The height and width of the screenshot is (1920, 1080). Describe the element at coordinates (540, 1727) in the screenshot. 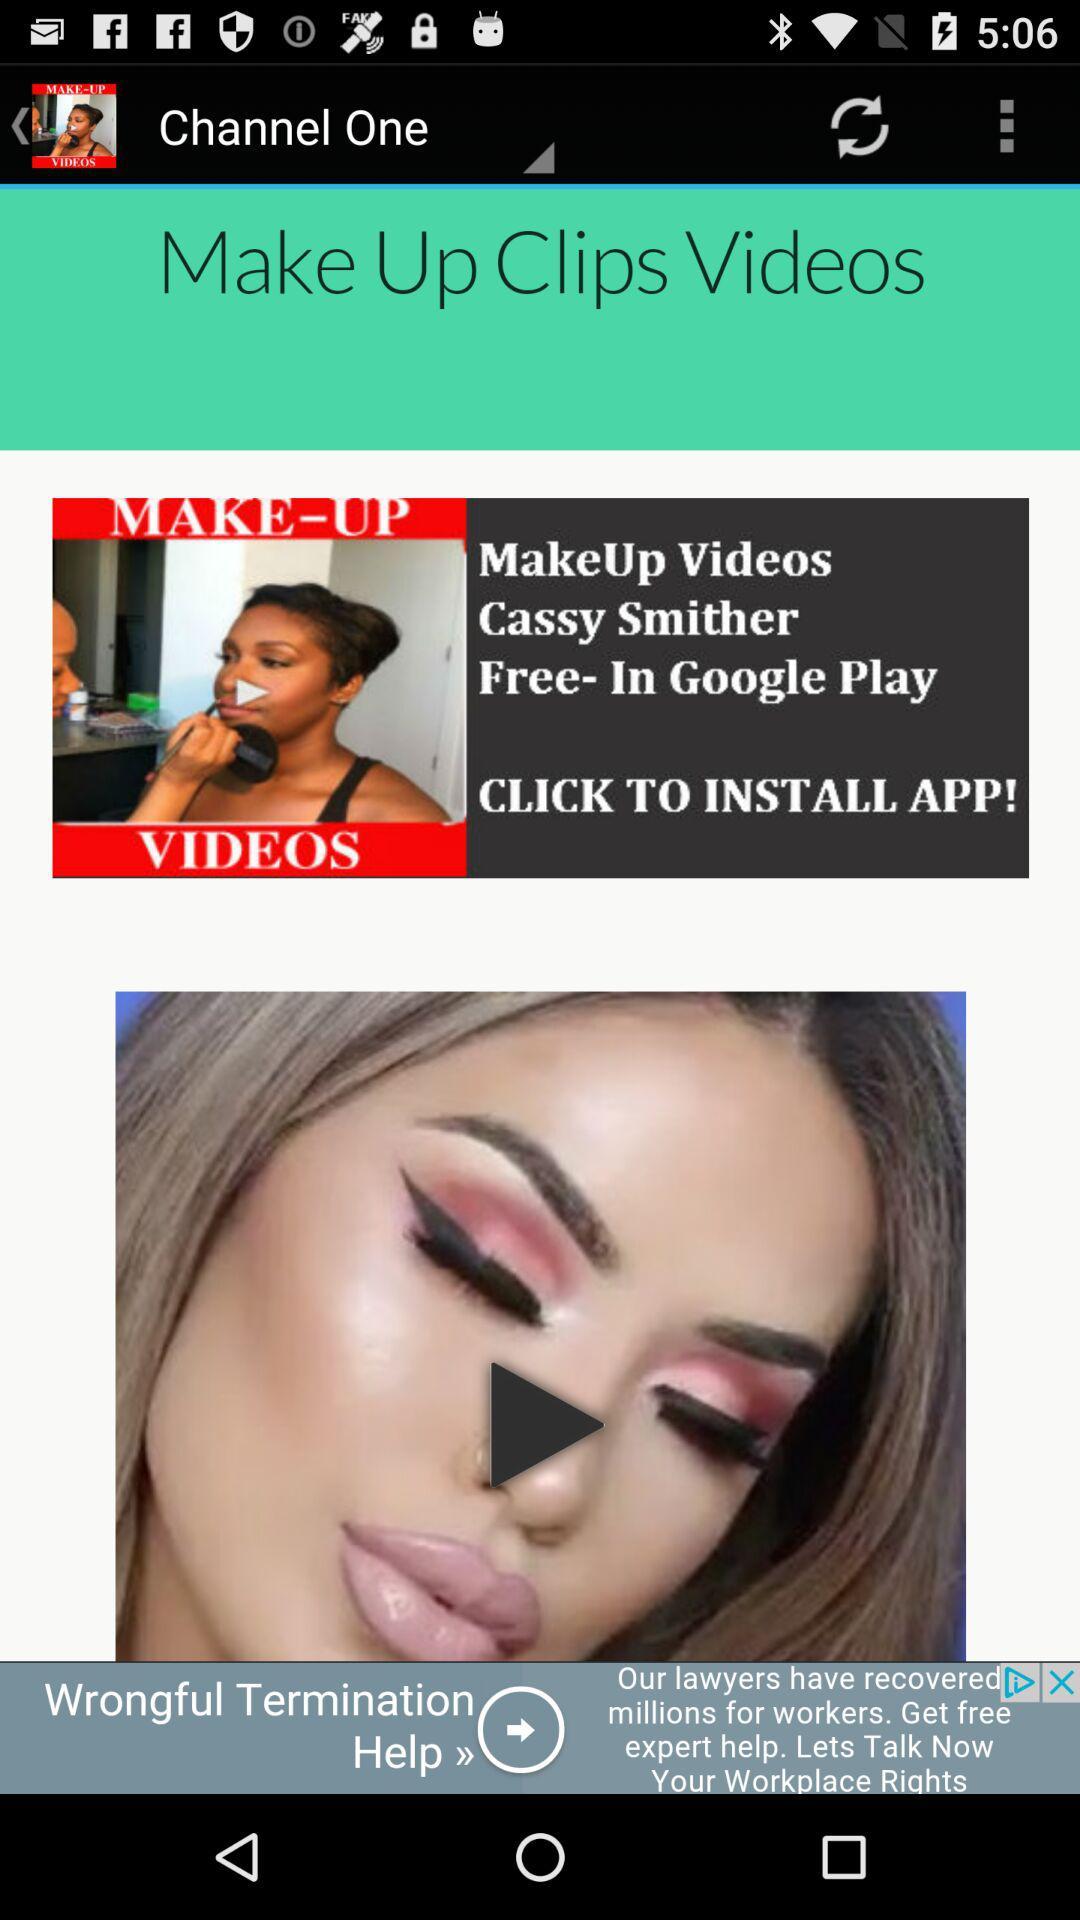

I see `wrongful termination advertisement` at that location.